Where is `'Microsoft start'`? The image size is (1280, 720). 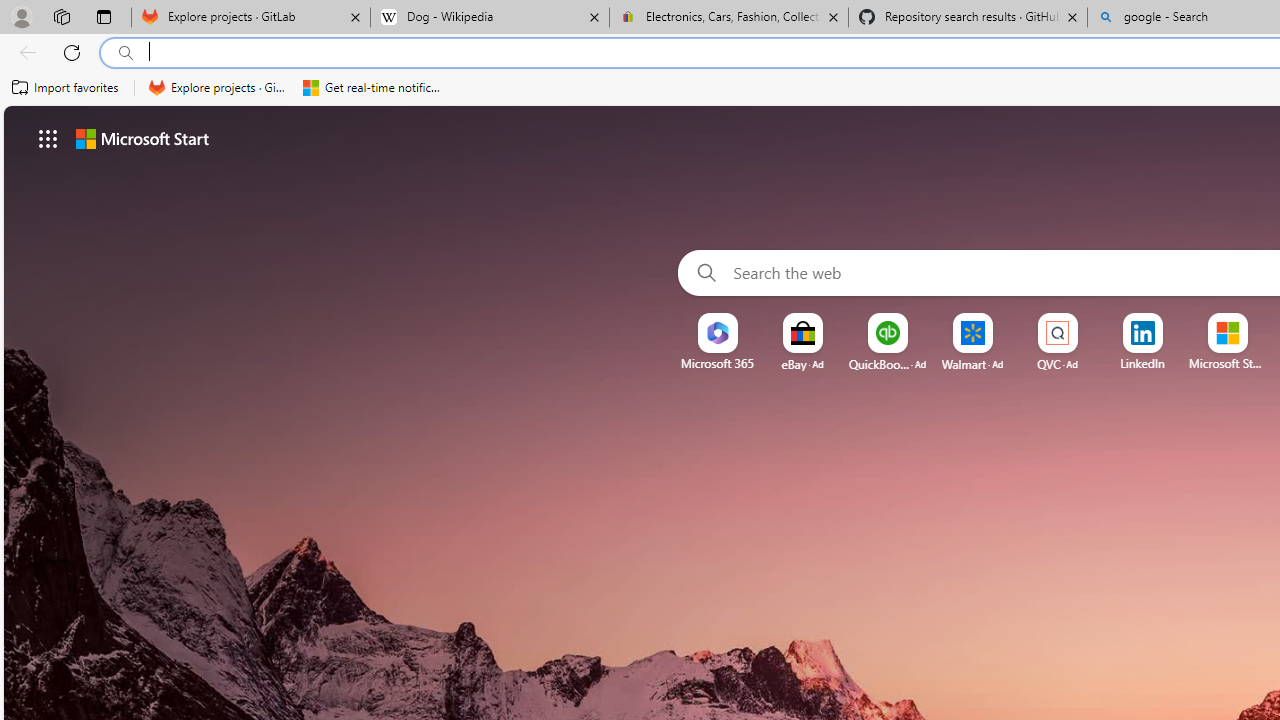
'Microsoft start' is located at coordinates (141, 137).